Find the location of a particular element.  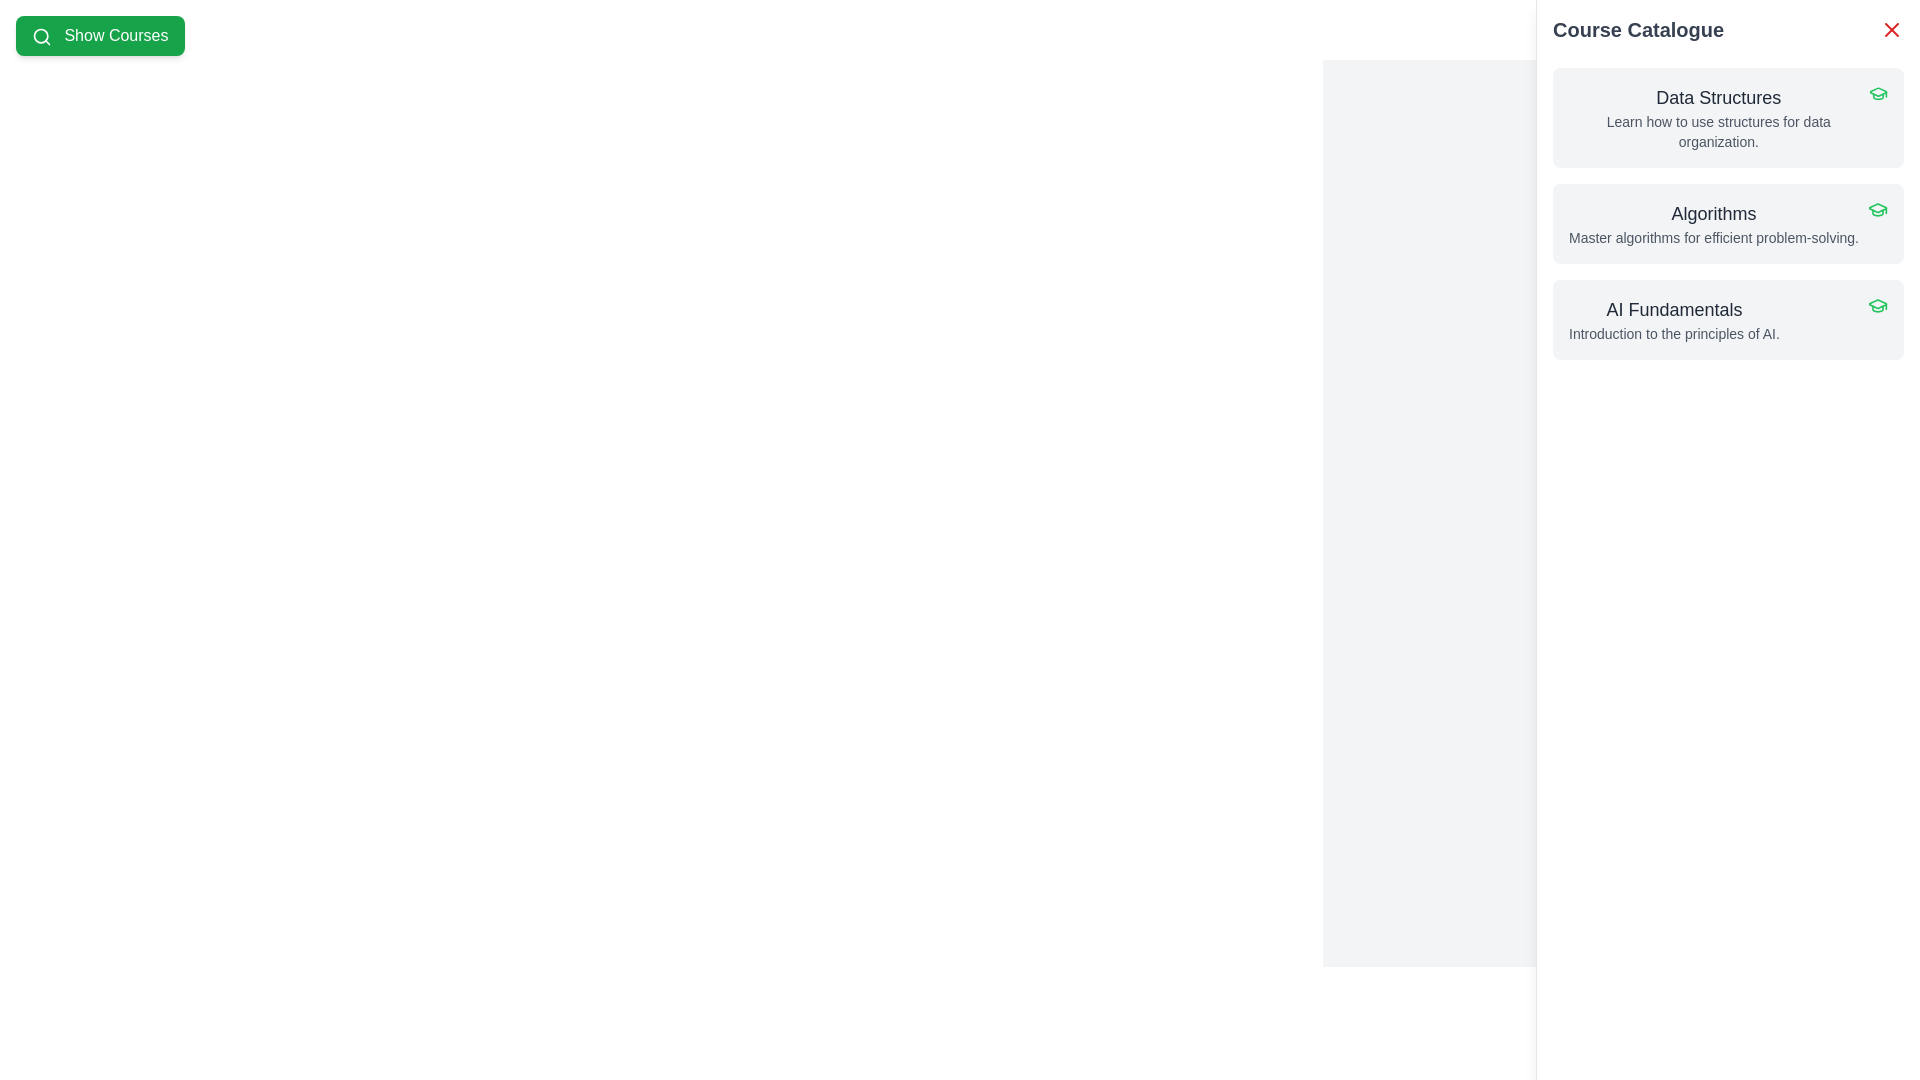

the green rectangular button labeled 'Show Courses' with a magnifying glass icon is located at coordinates (99, 35).